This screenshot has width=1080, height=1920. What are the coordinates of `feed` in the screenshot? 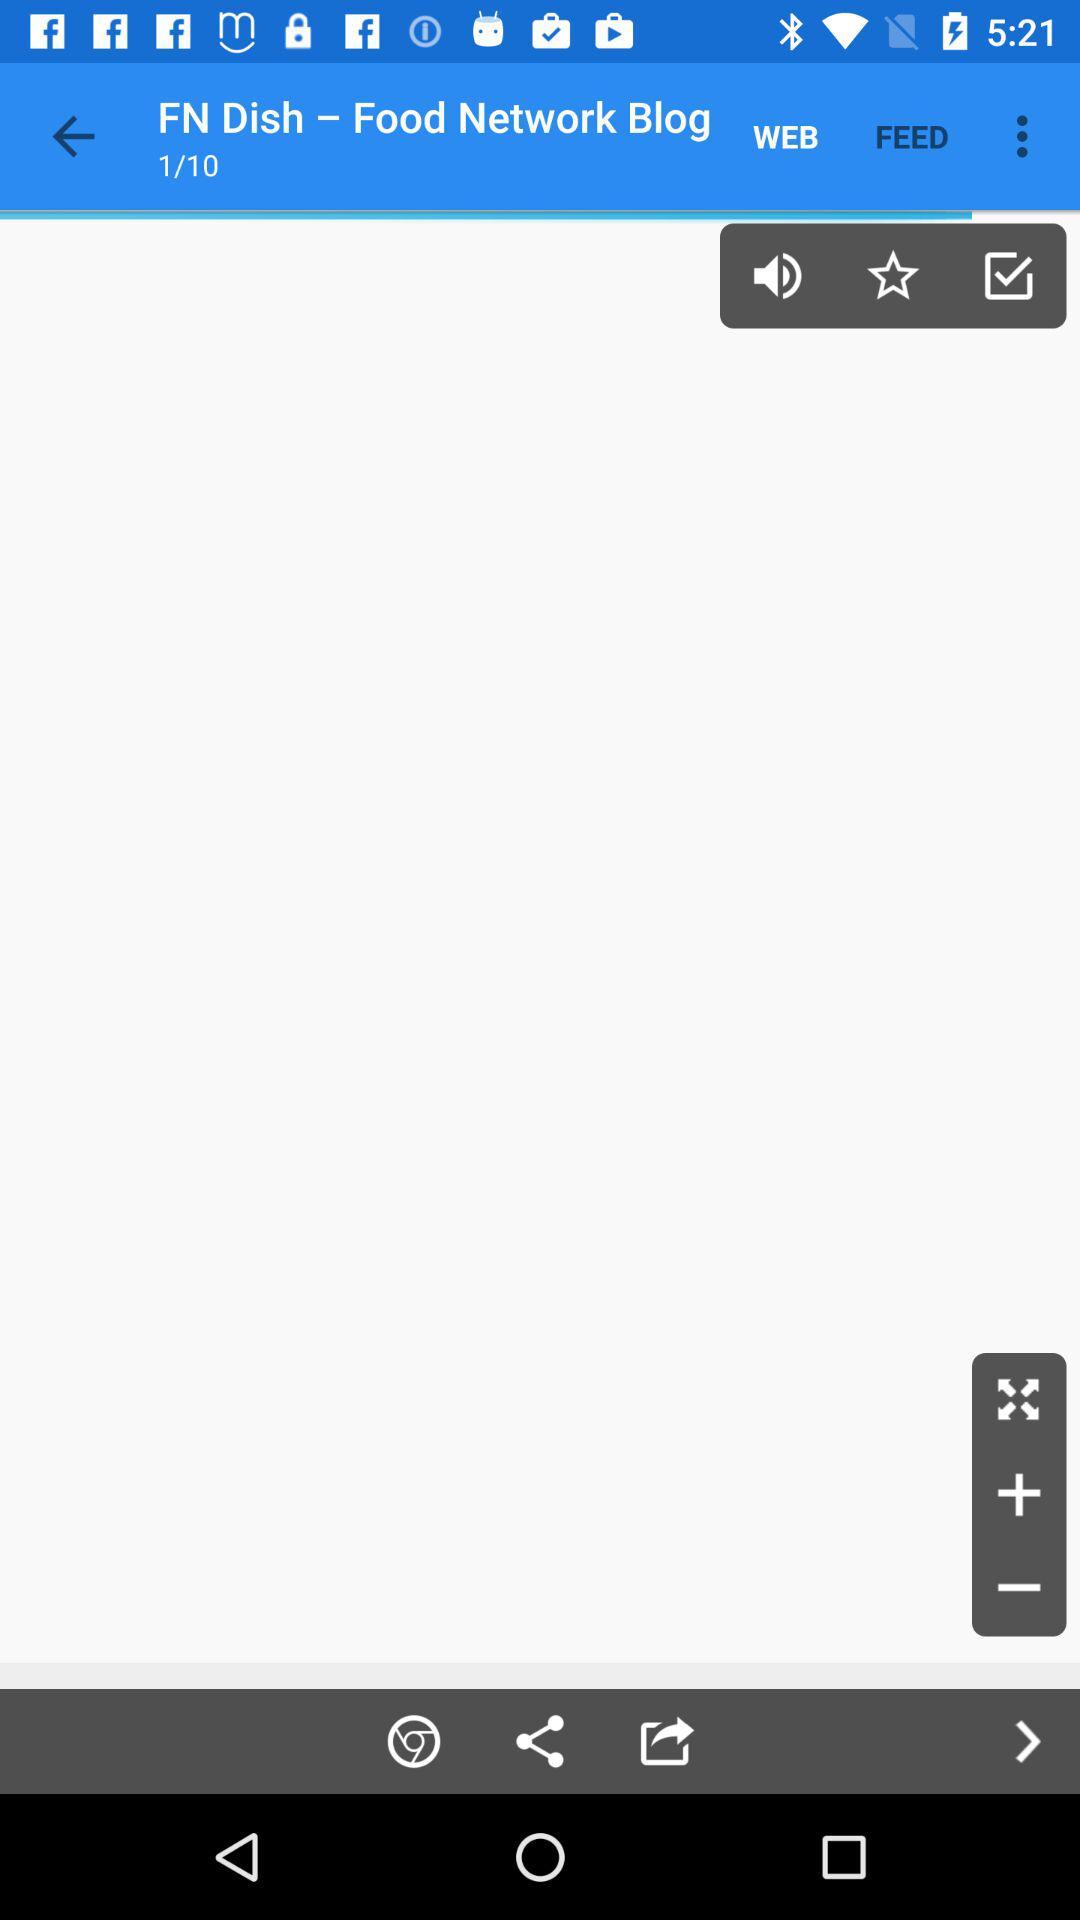 It's located at (911, 135).